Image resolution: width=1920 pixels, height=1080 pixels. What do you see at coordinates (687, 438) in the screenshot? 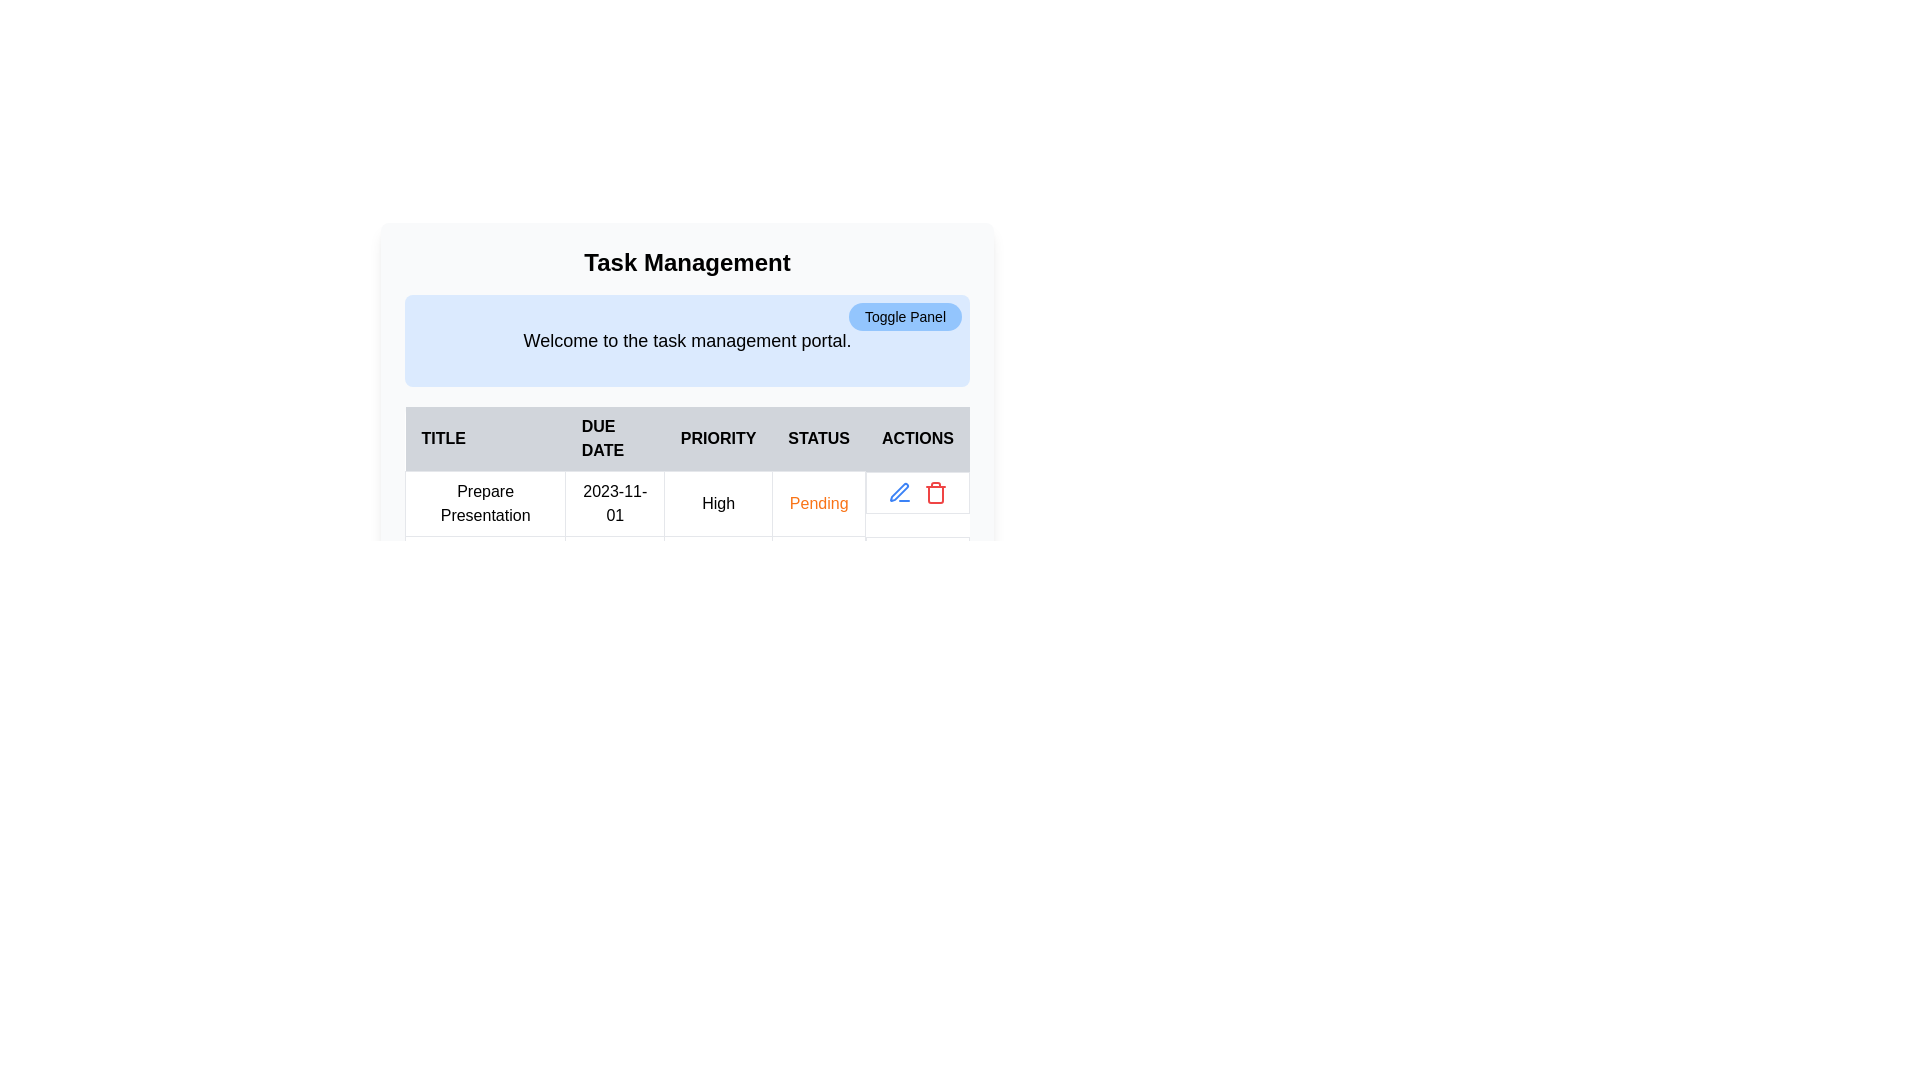
I see `the 'PRIORITY' column header in the table to sort the tasks, as sorting is enabled` at bounding box center [687, 438].